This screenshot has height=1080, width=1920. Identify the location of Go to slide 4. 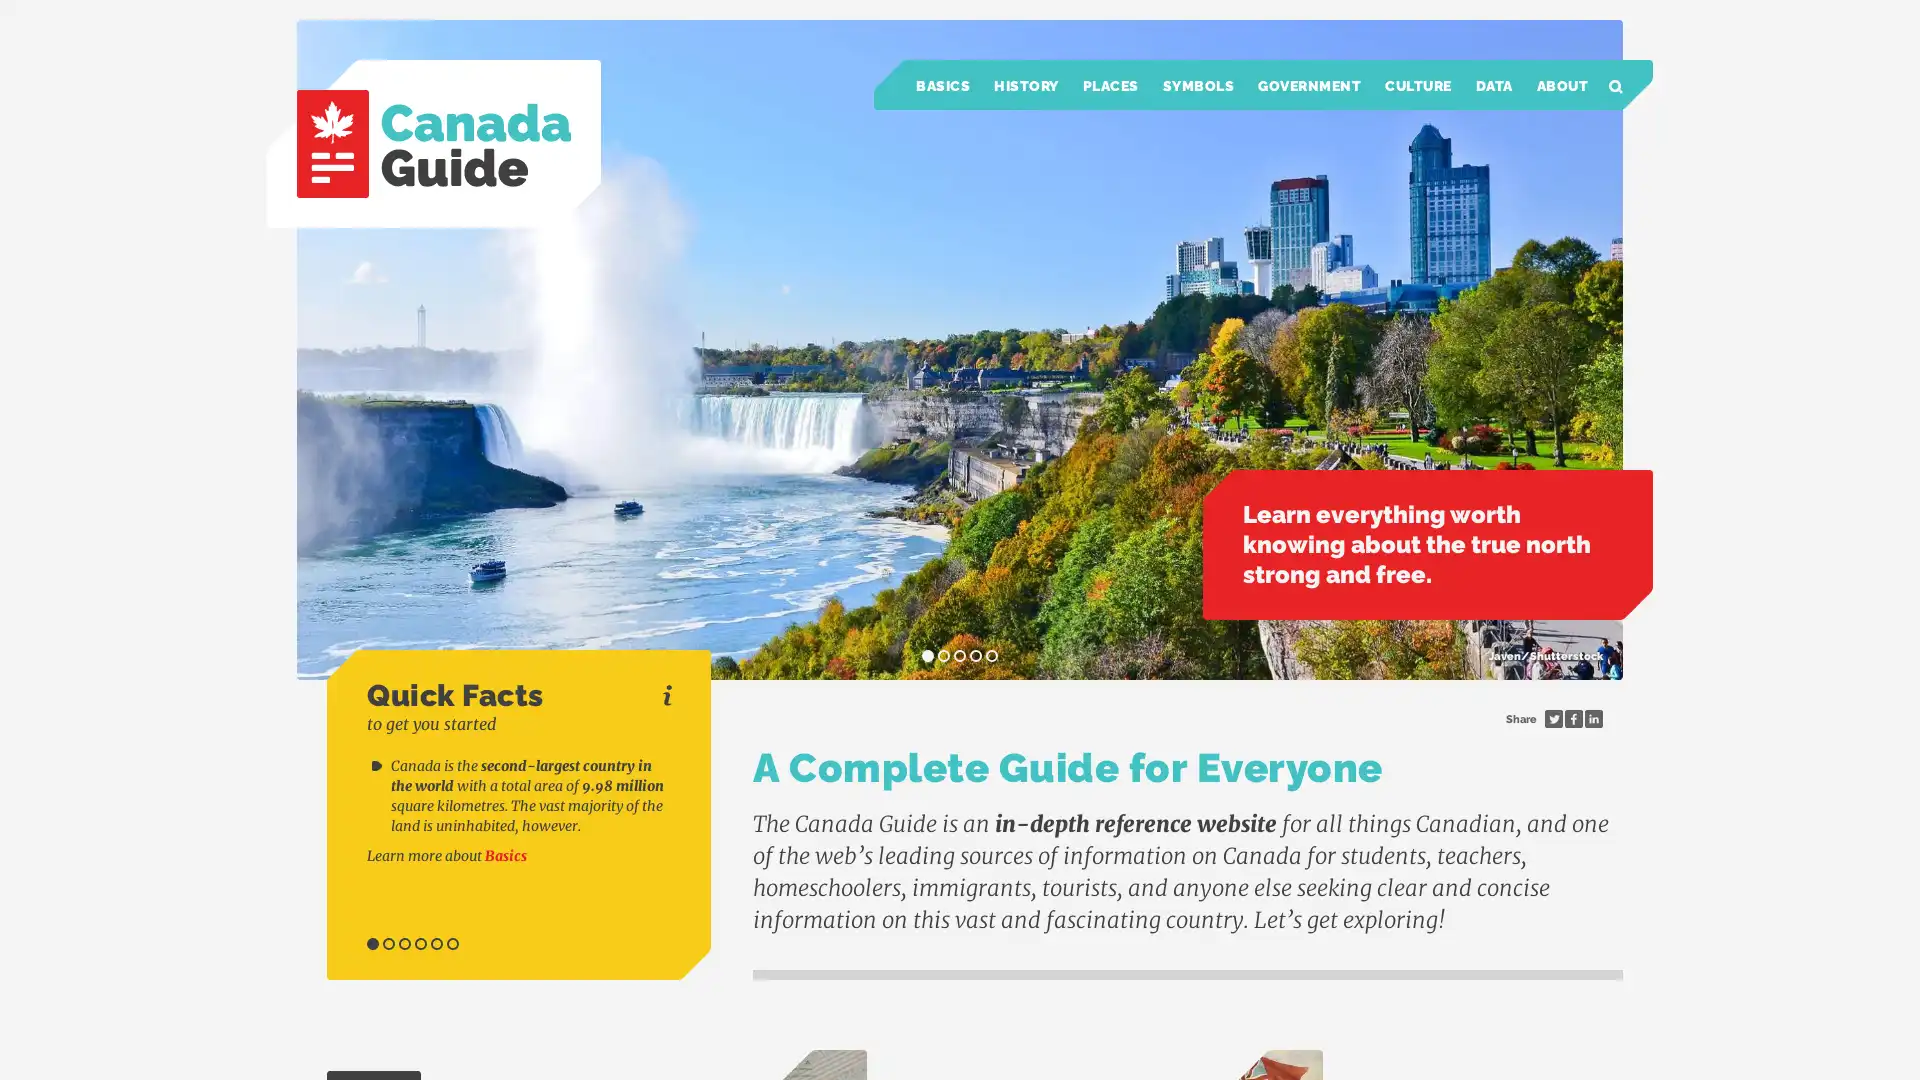
(420, 944).